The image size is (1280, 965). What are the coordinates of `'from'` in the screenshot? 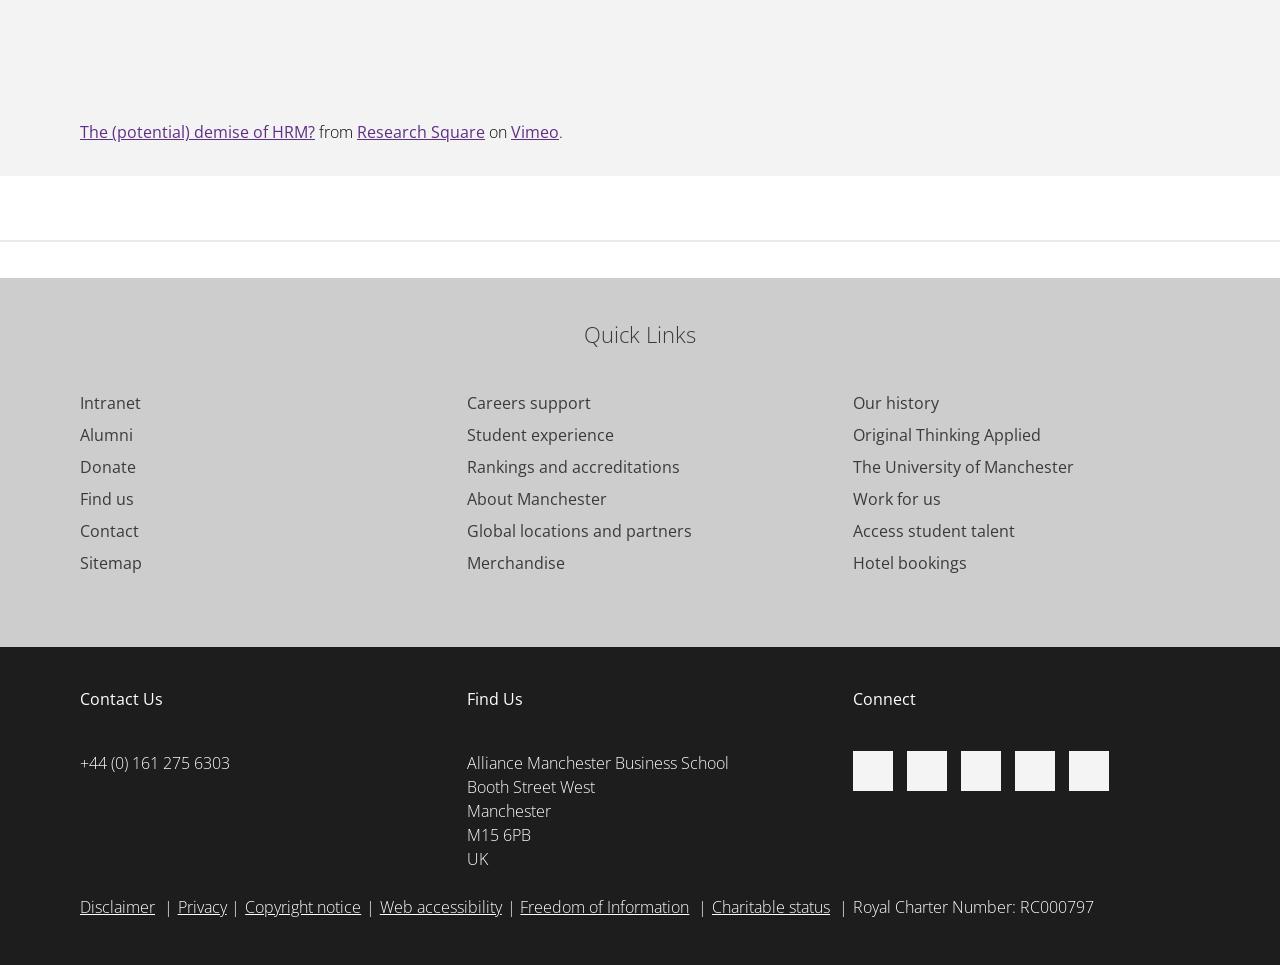 It's located at (336, 132).